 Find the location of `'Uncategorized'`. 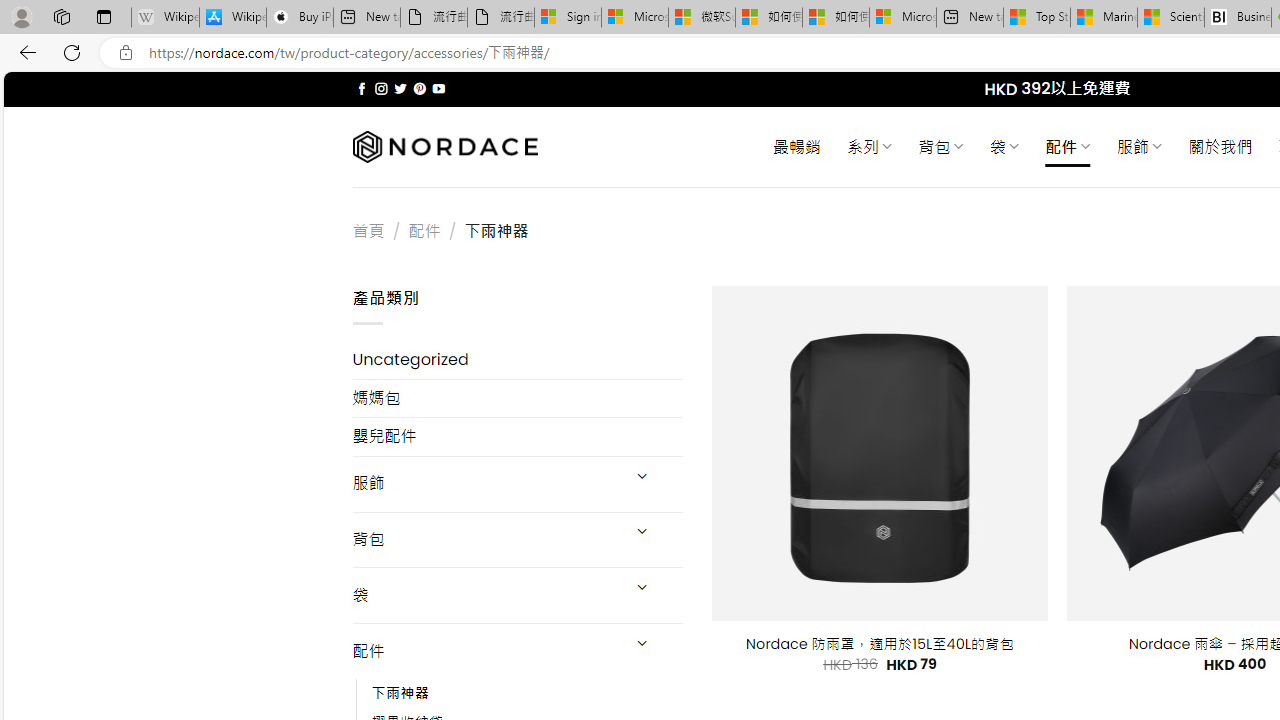

'Uncategorized' is located at coordinates (517, 360).